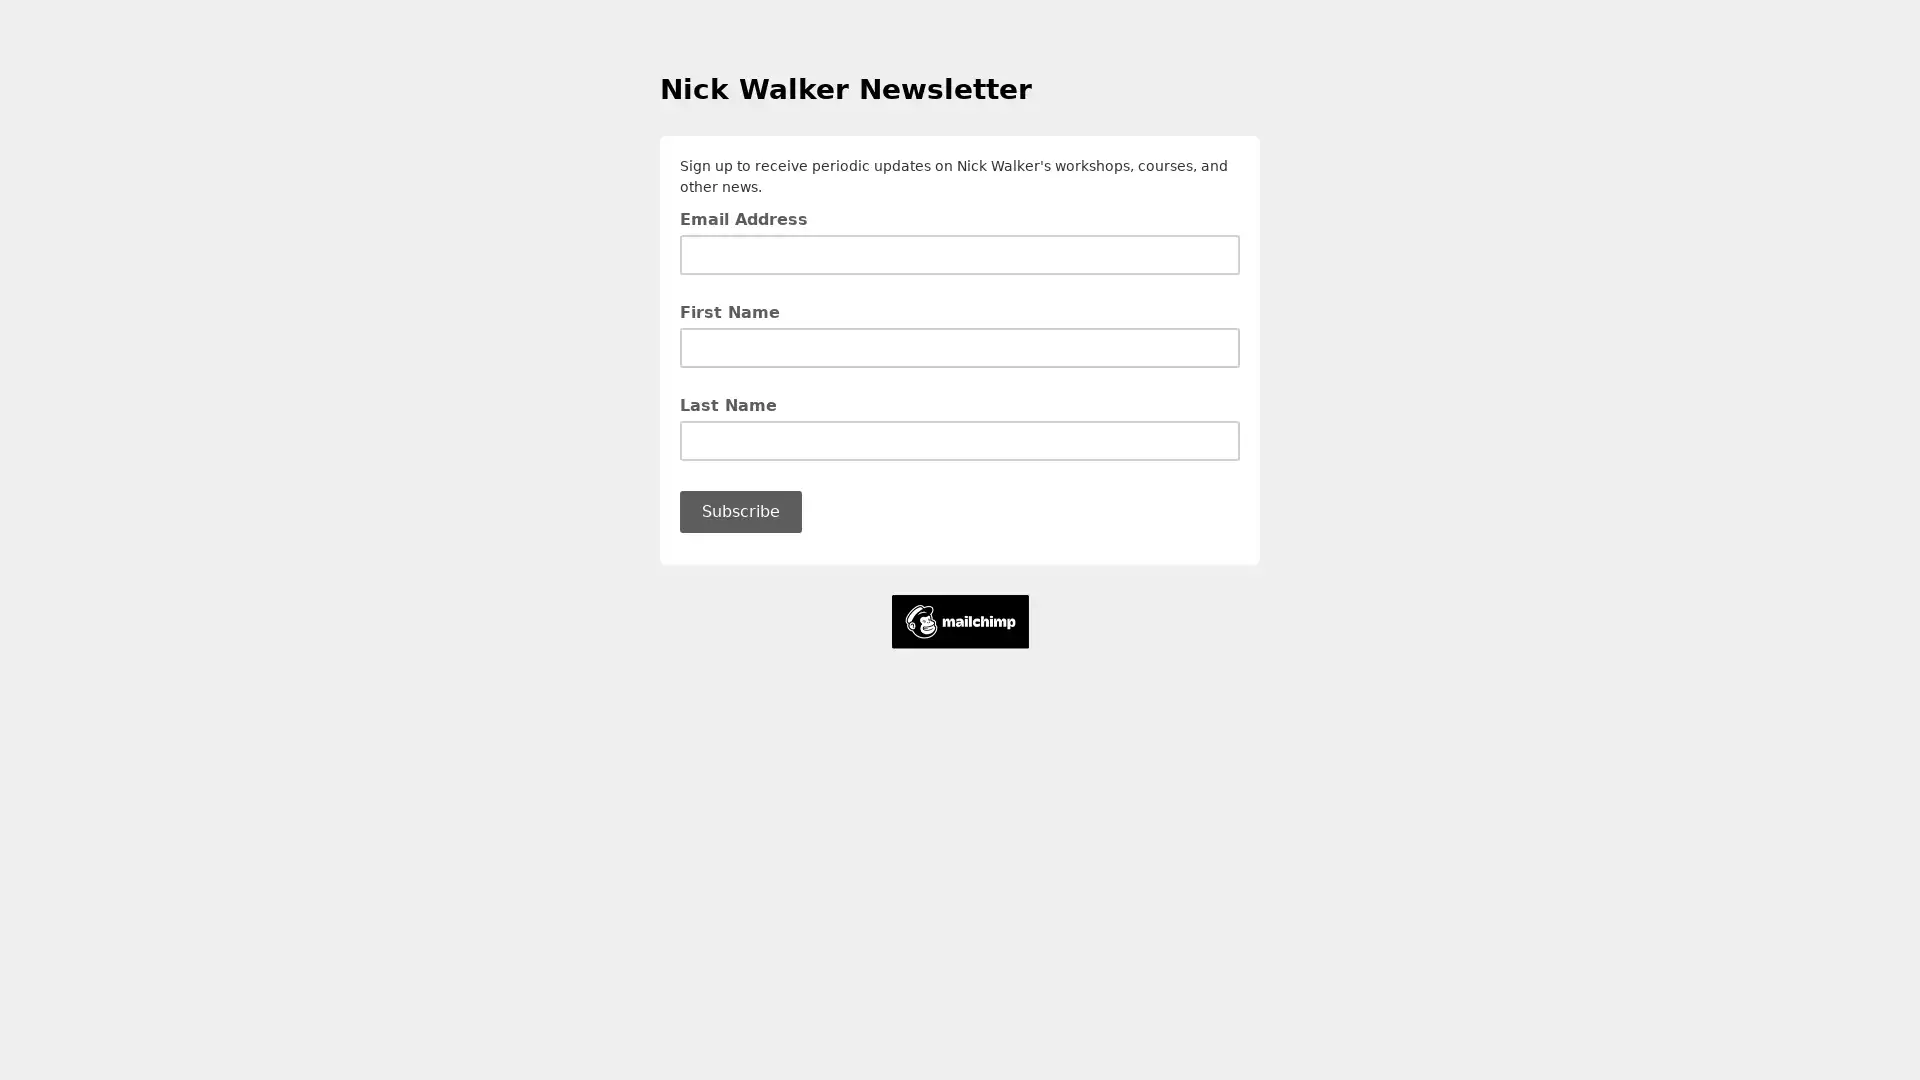  I want to click on Subscribe, so click(739, 509).